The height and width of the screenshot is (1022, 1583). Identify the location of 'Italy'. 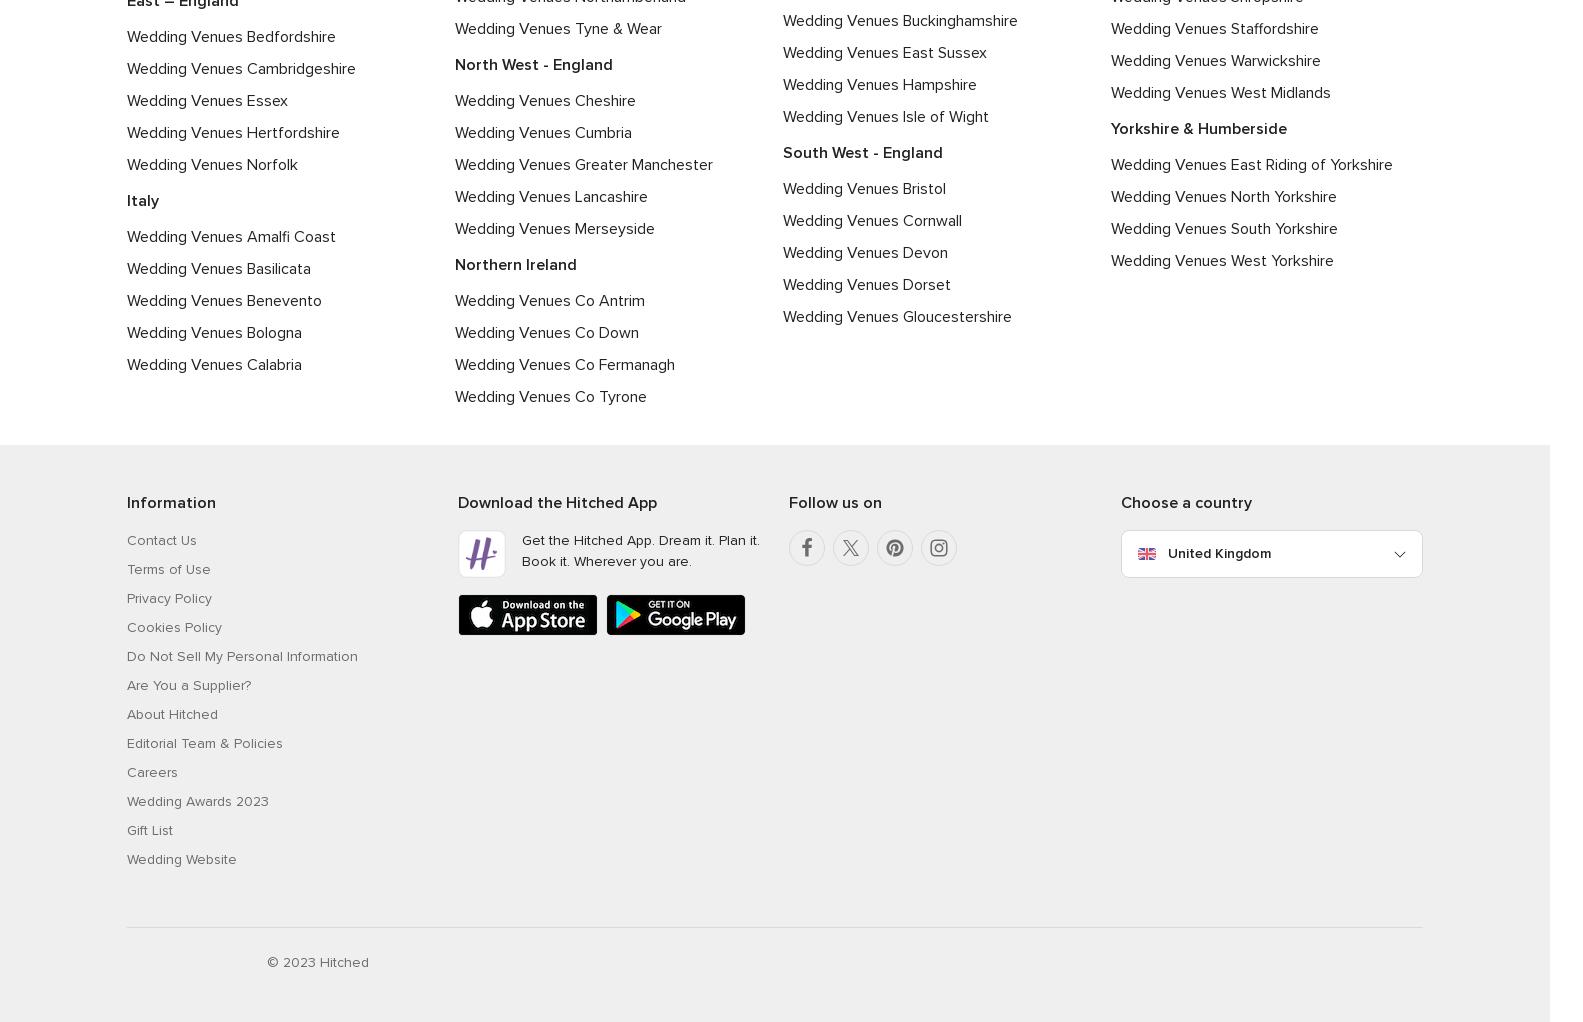
(142, 200).